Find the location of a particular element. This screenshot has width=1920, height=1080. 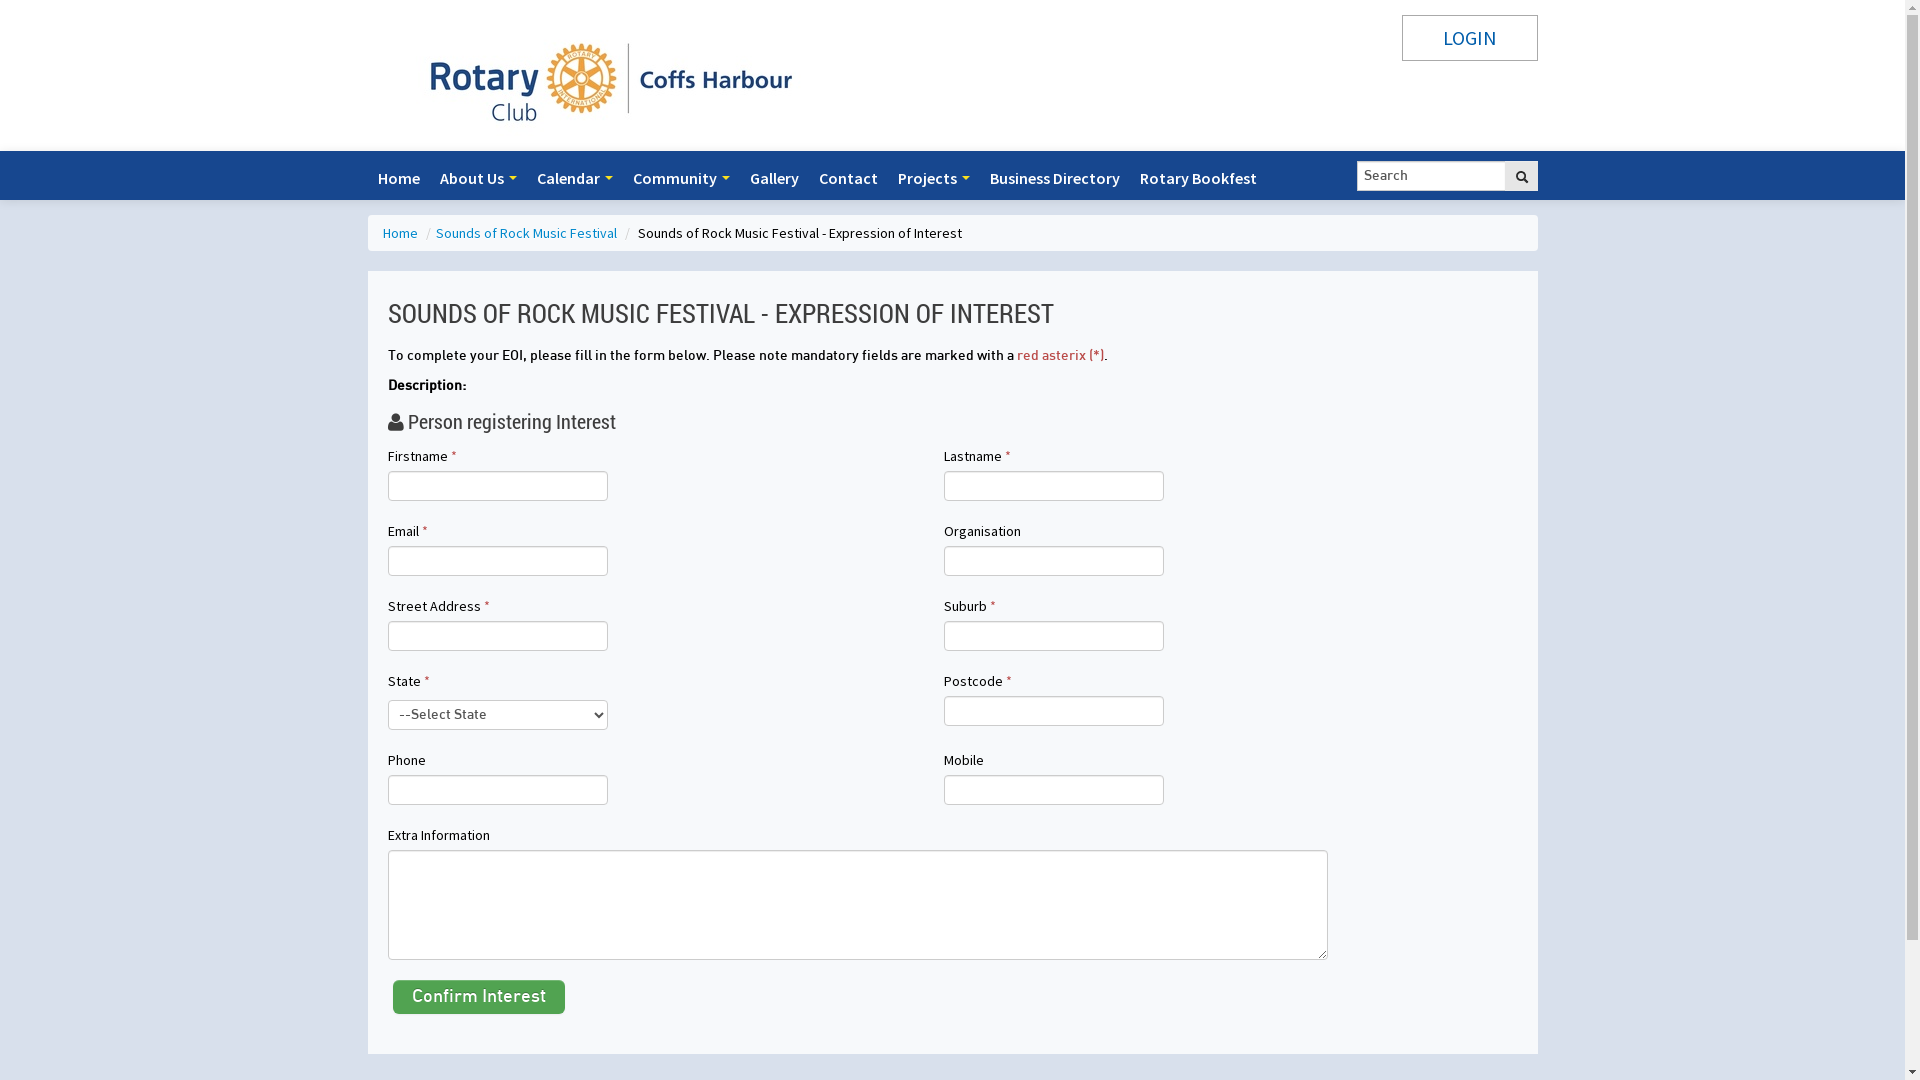

'Home' is located at coordinates (368, 176).